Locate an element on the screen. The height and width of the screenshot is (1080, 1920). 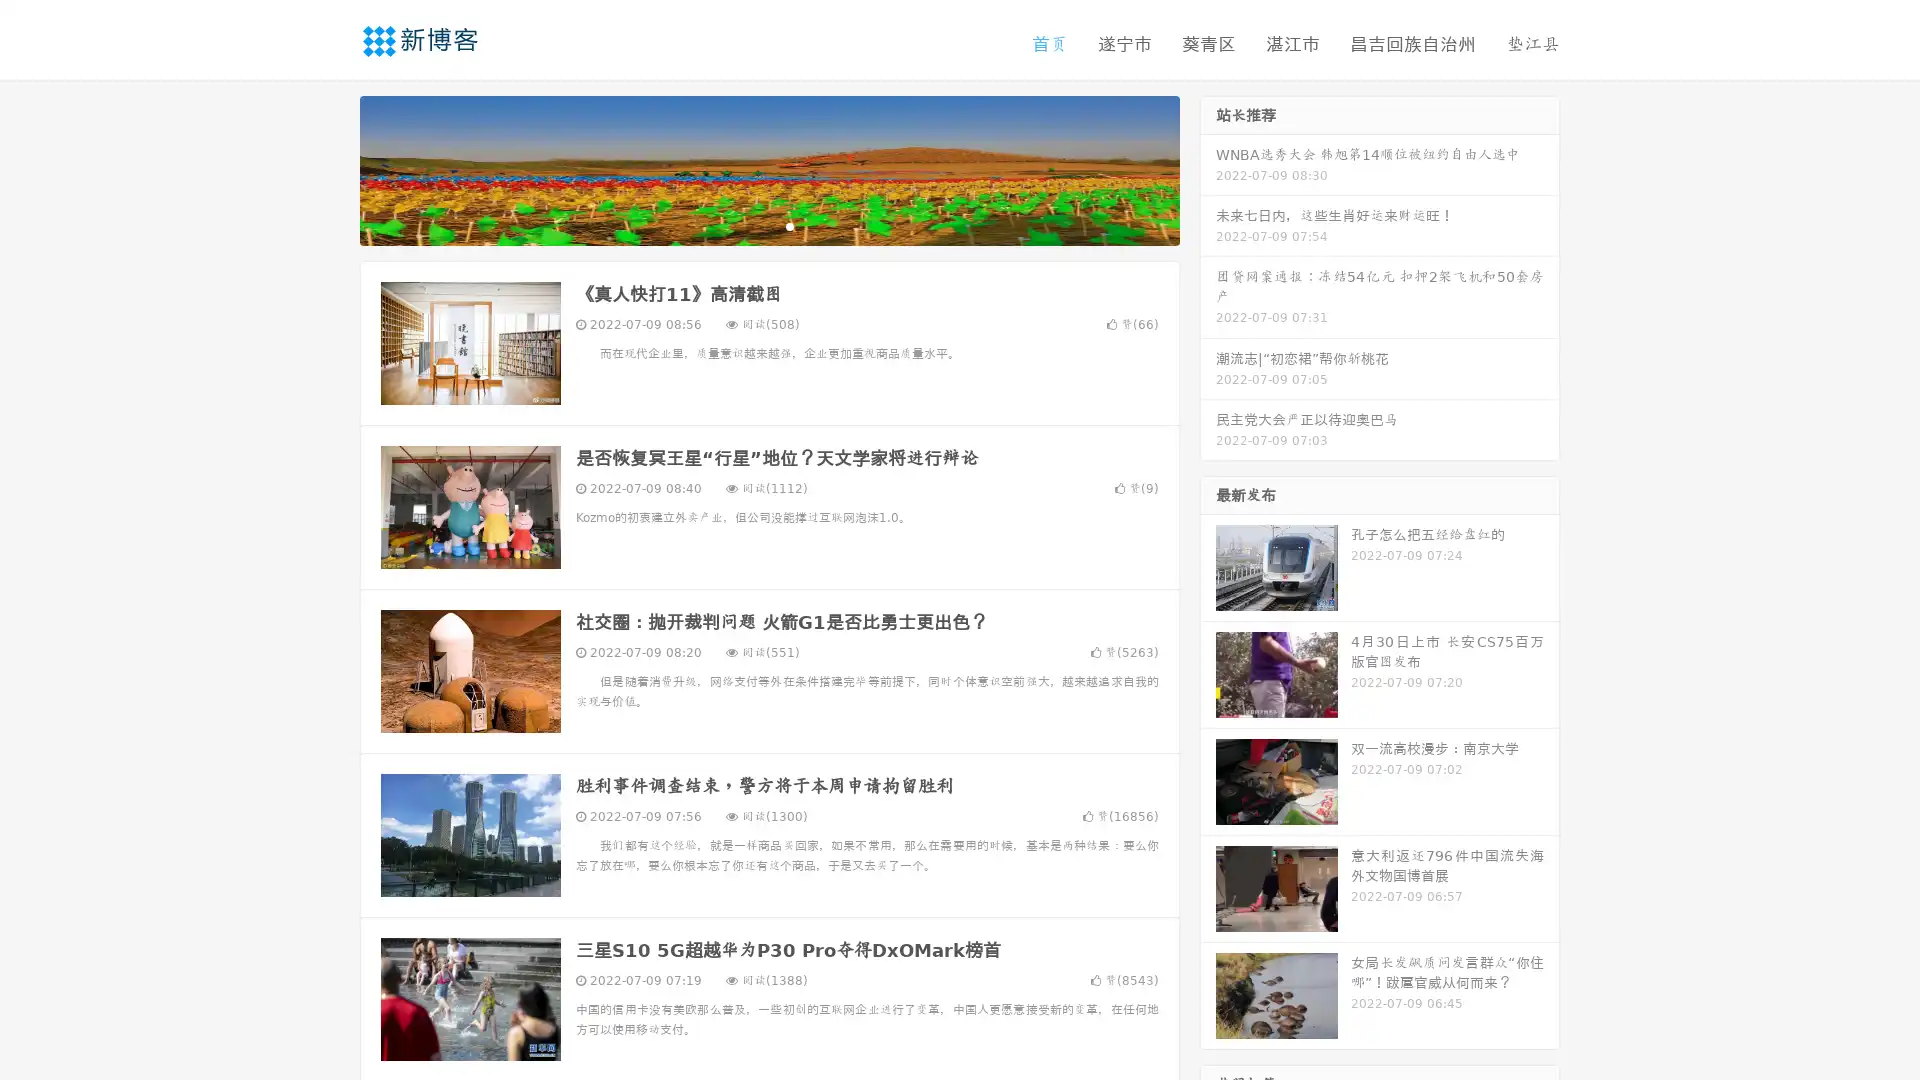
Previous slide is located at coordinates (330, 168).